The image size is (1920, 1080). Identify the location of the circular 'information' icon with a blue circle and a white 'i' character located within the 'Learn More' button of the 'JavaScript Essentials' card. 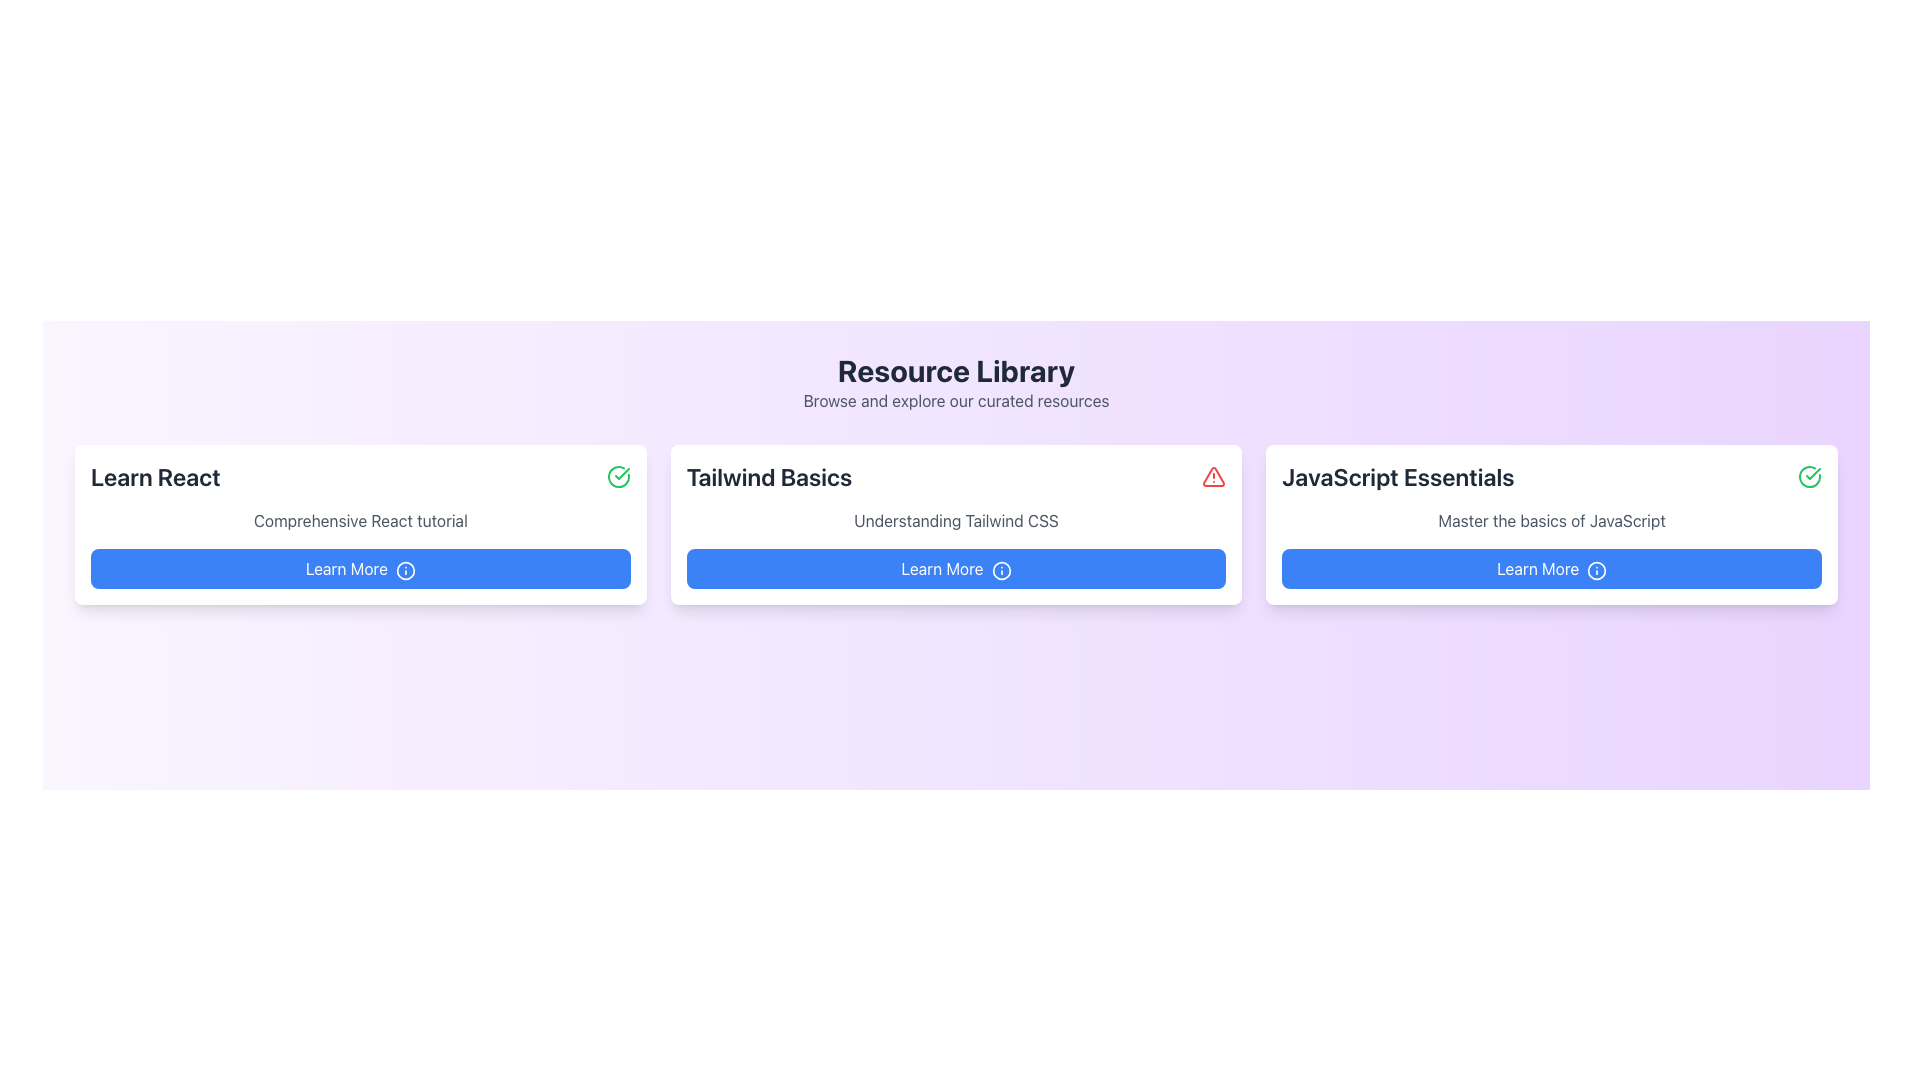
(1596, 570).